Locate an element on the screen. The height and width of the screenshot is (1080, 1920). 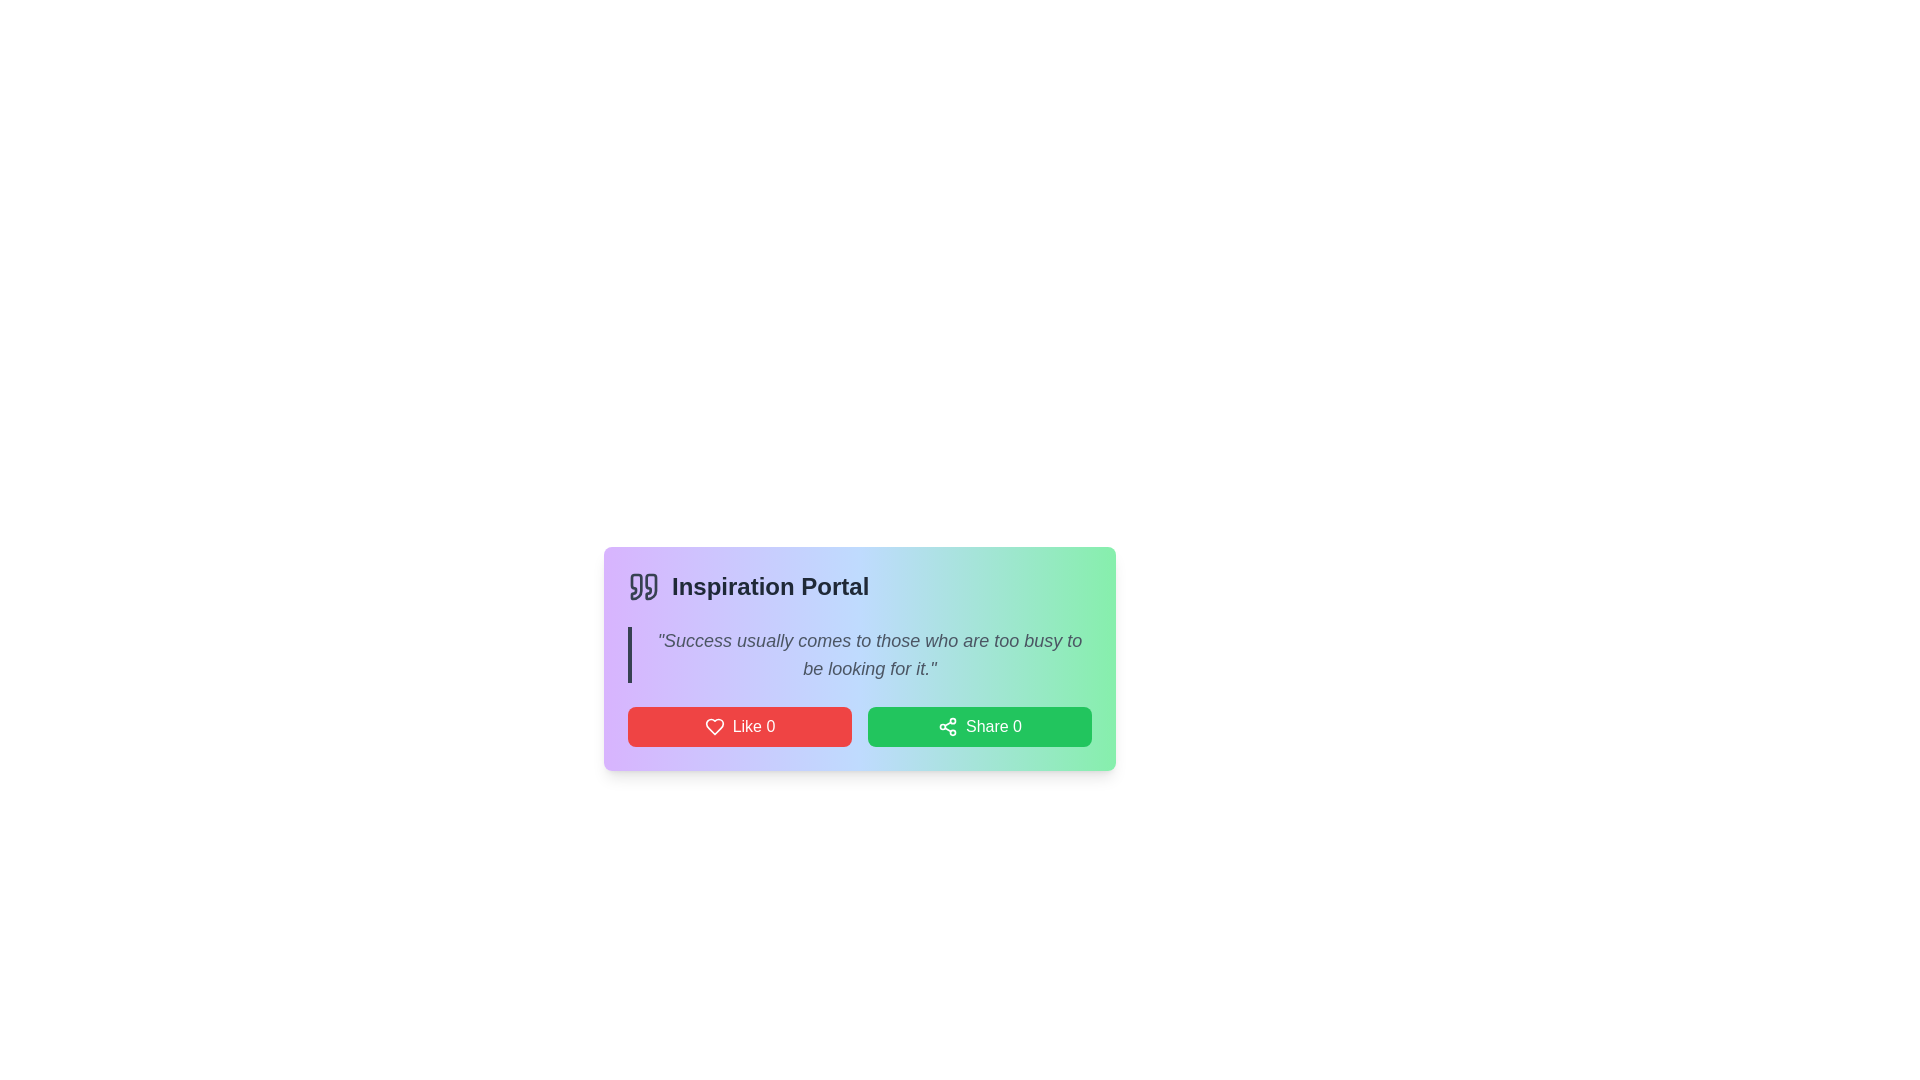
the static text label titled 'Inspiration Portal', which serves as a section title and is positioned to the right of a quotation mark icon is located at coordinates (769, 585).